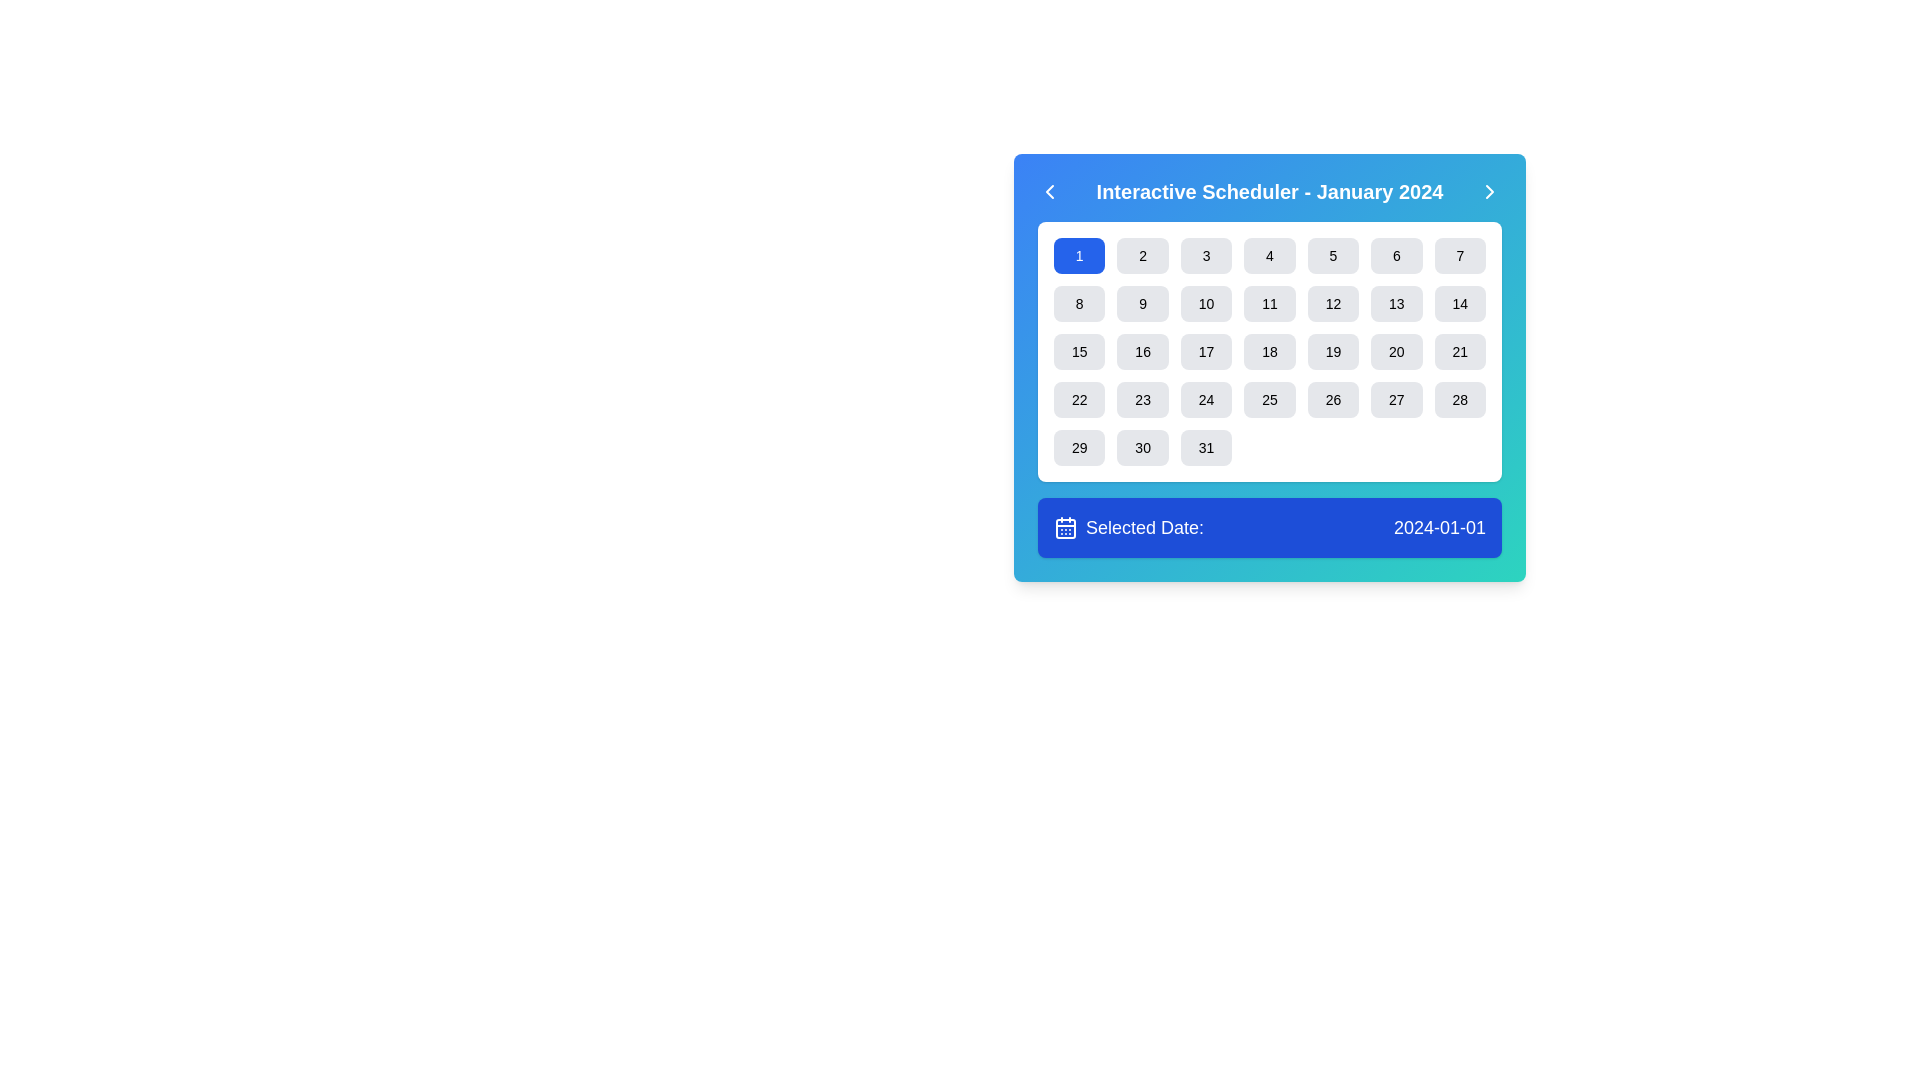 The width and height of the screenshot is (1920, 1080). Describe the element at coordinates (1078, 254) in the screenshot. I see `the button displaying the number '1' with a blue background` at that location.